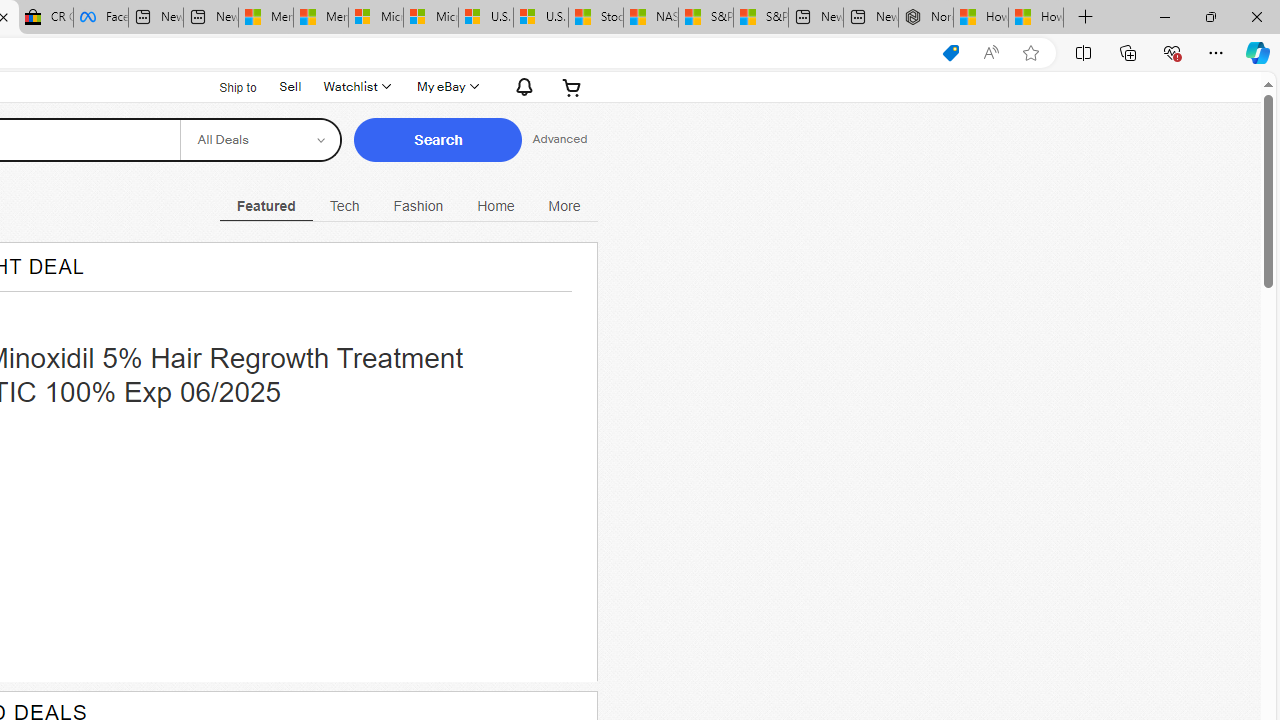 This screenshot has height=720, width=1280. Describe the element at coordinates (355, 86) in the screenshot. I see `'Watchlist'` at that location.